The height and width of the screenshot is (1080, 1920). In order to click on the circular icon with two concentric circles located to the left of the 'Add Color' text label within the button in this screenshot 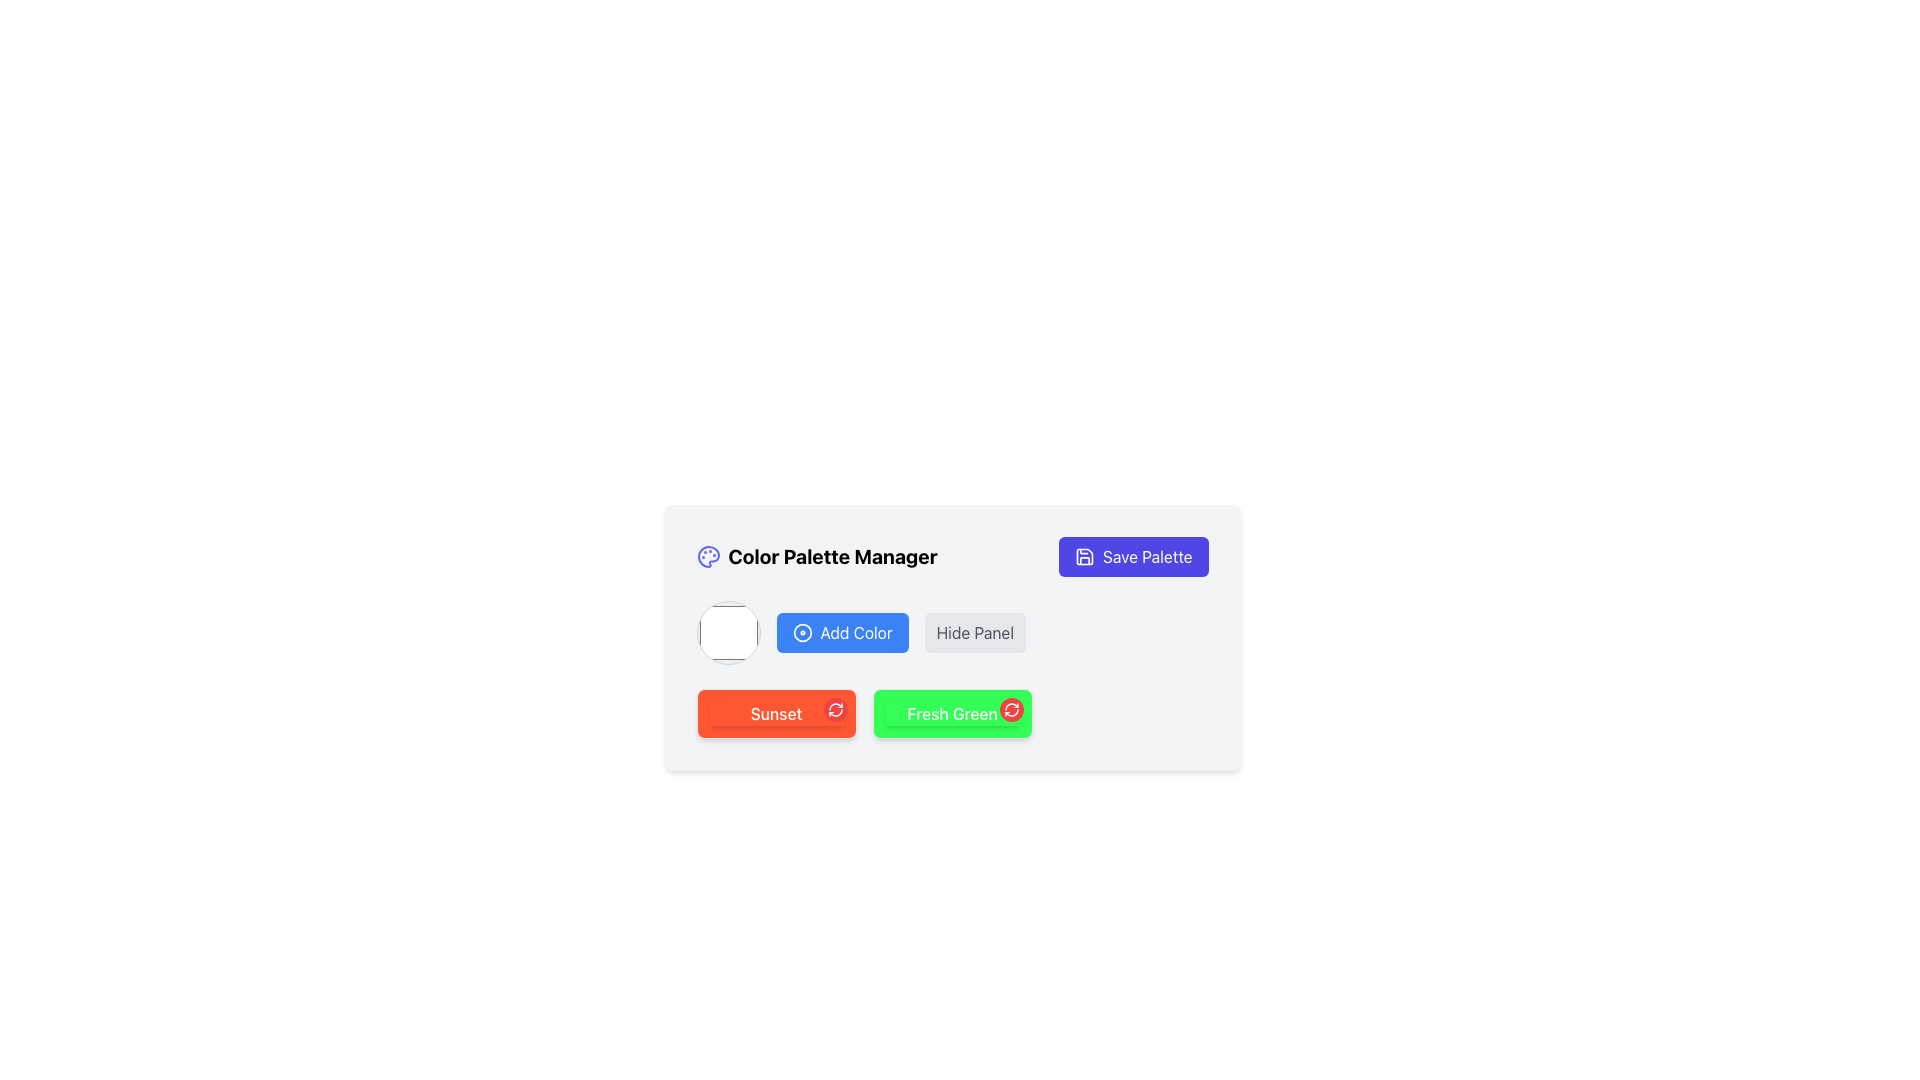, I will do `click(802, 632)`.